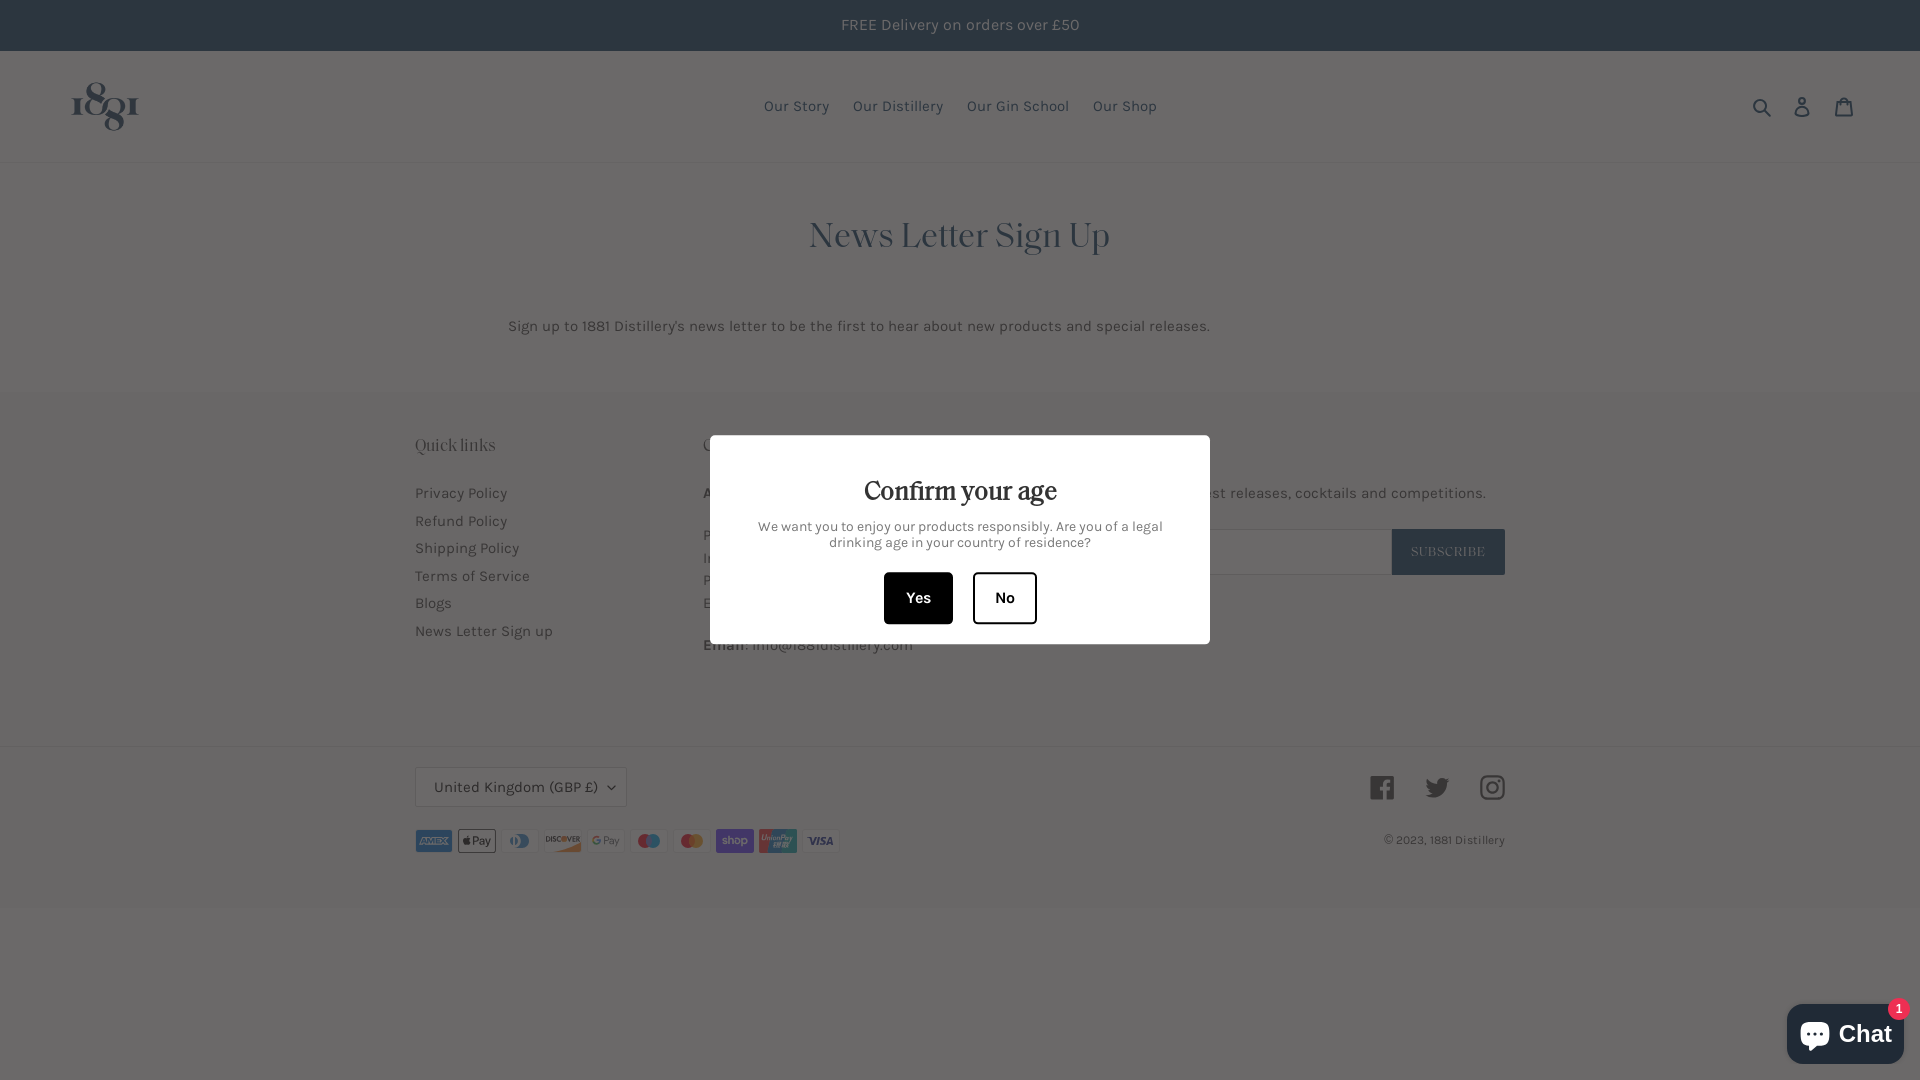 The width and height of the screenshot is (1920, 1080). What do you see at coordinates (917, 597) in the screenshot?
I see `'Yes'` at bounding box center [917, 597].